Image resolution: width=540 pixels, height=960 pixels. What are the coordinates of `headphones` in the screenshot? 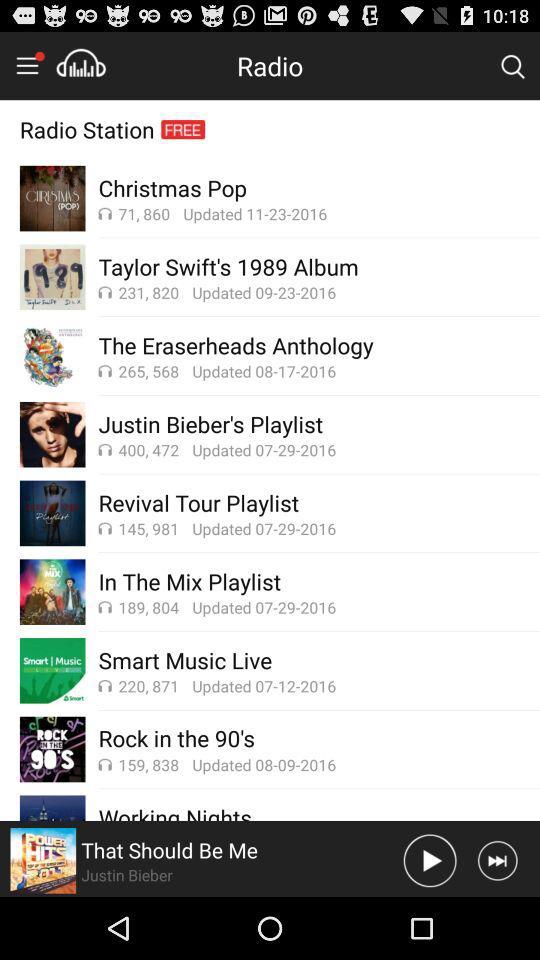 It's located at (80, 65).